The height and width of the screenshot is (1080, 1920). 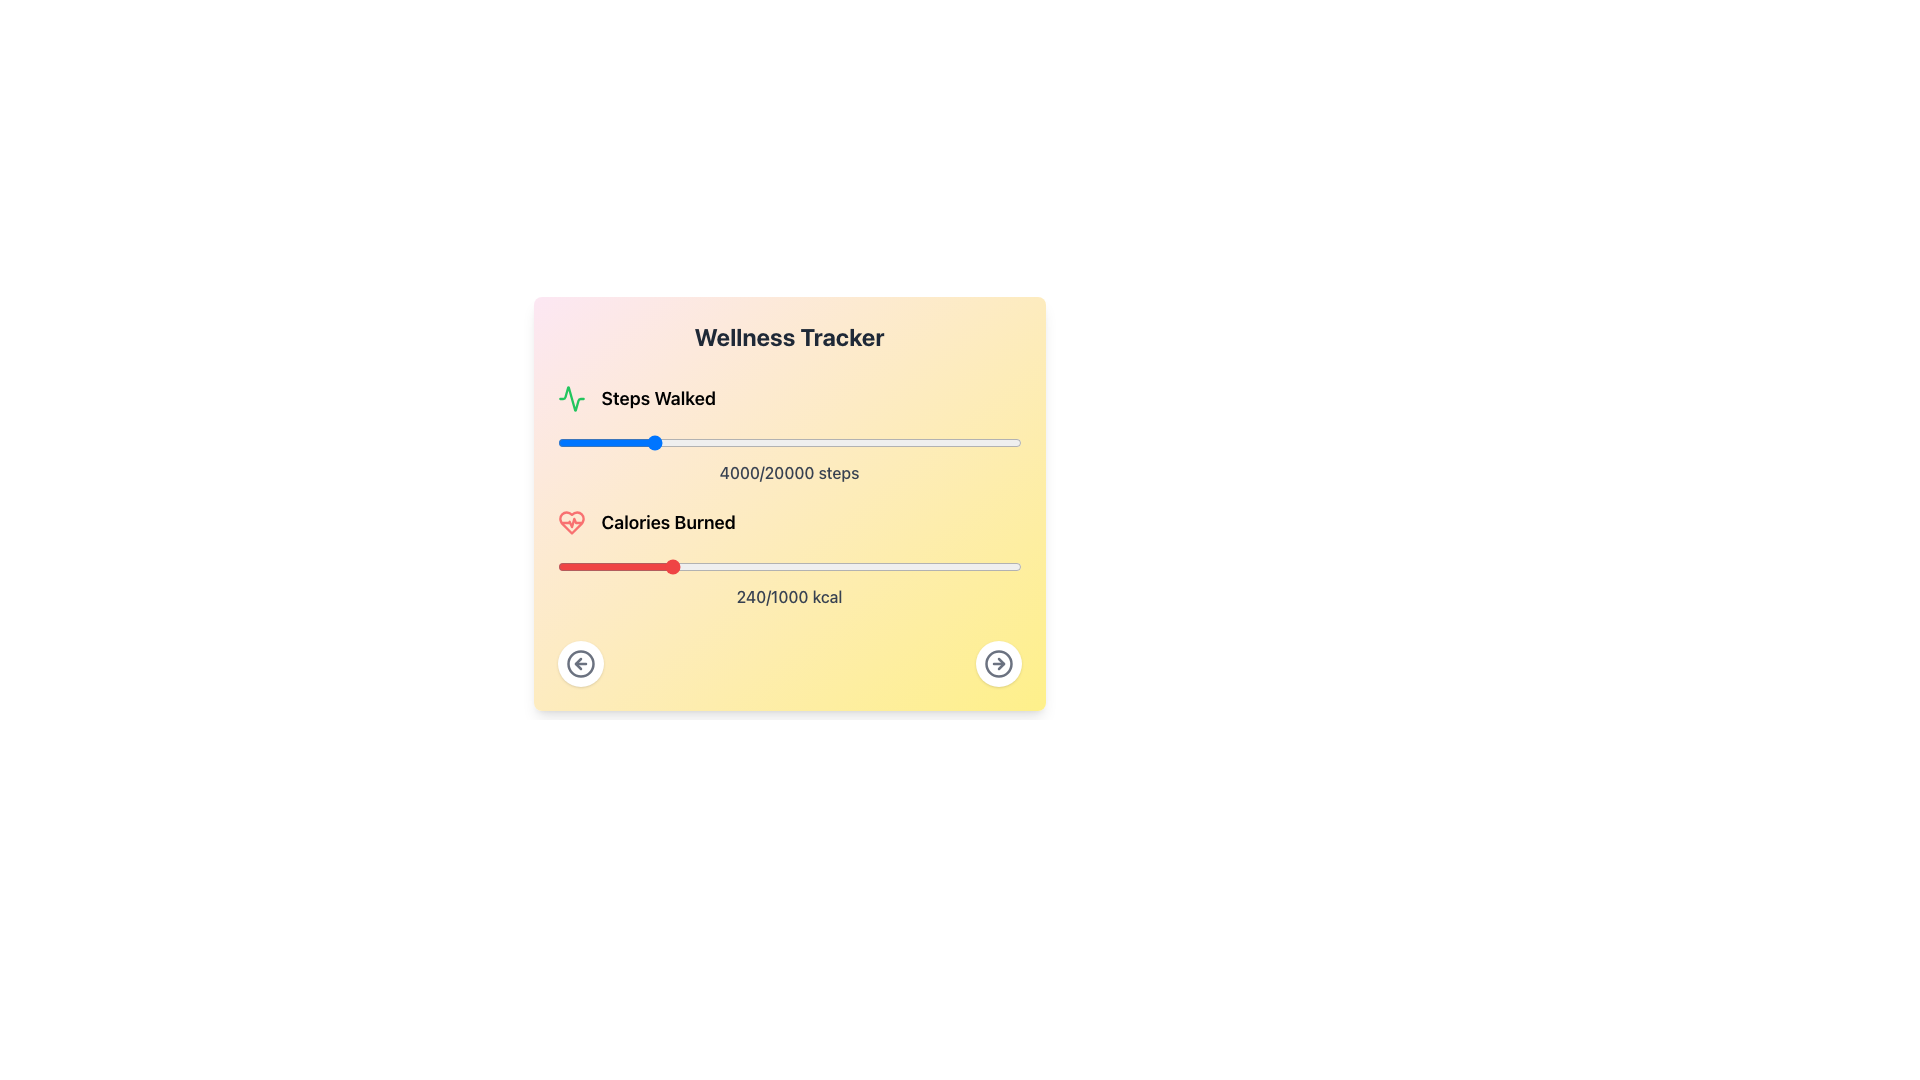 What do you see at coordinates (699, 567) in the screenshot?
I see `the calories burned slider` at bounding box center [699, 567].